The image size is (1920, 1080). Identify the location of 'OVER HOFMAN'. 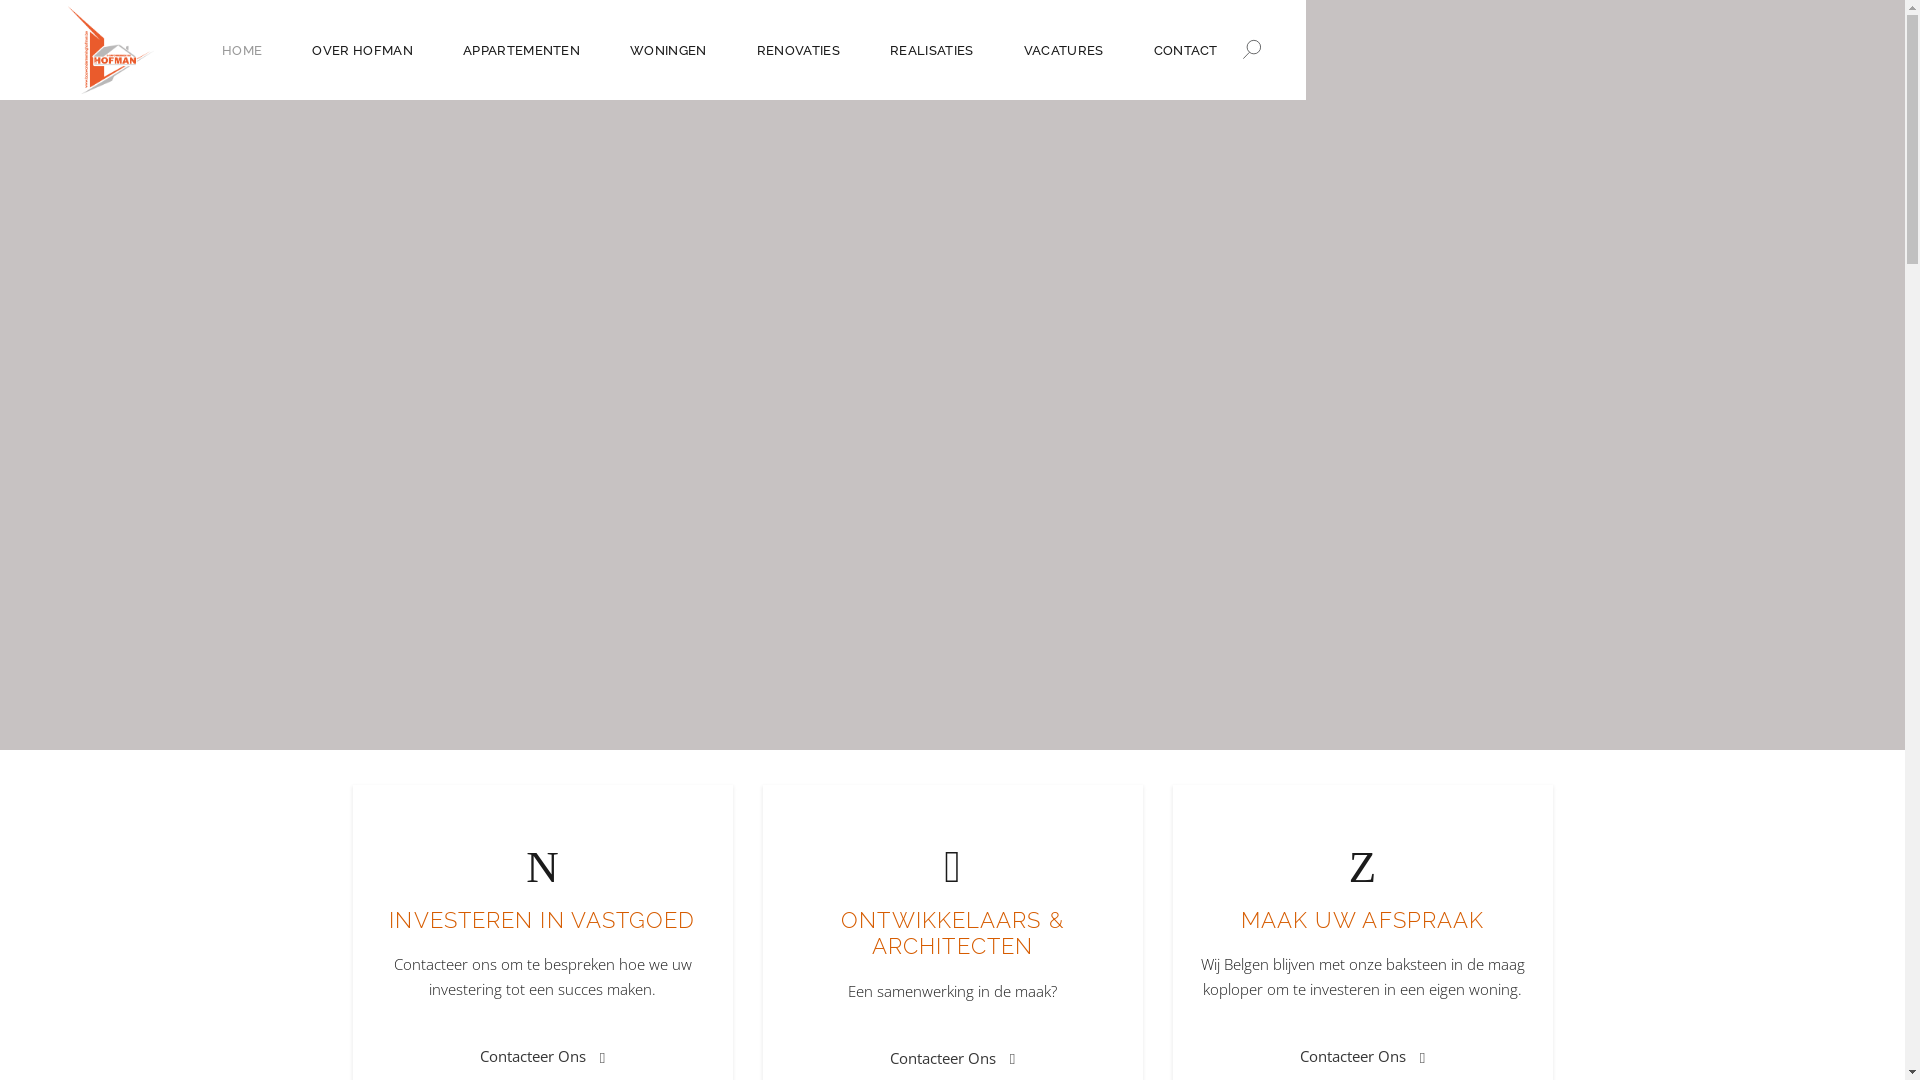
(362, 48).